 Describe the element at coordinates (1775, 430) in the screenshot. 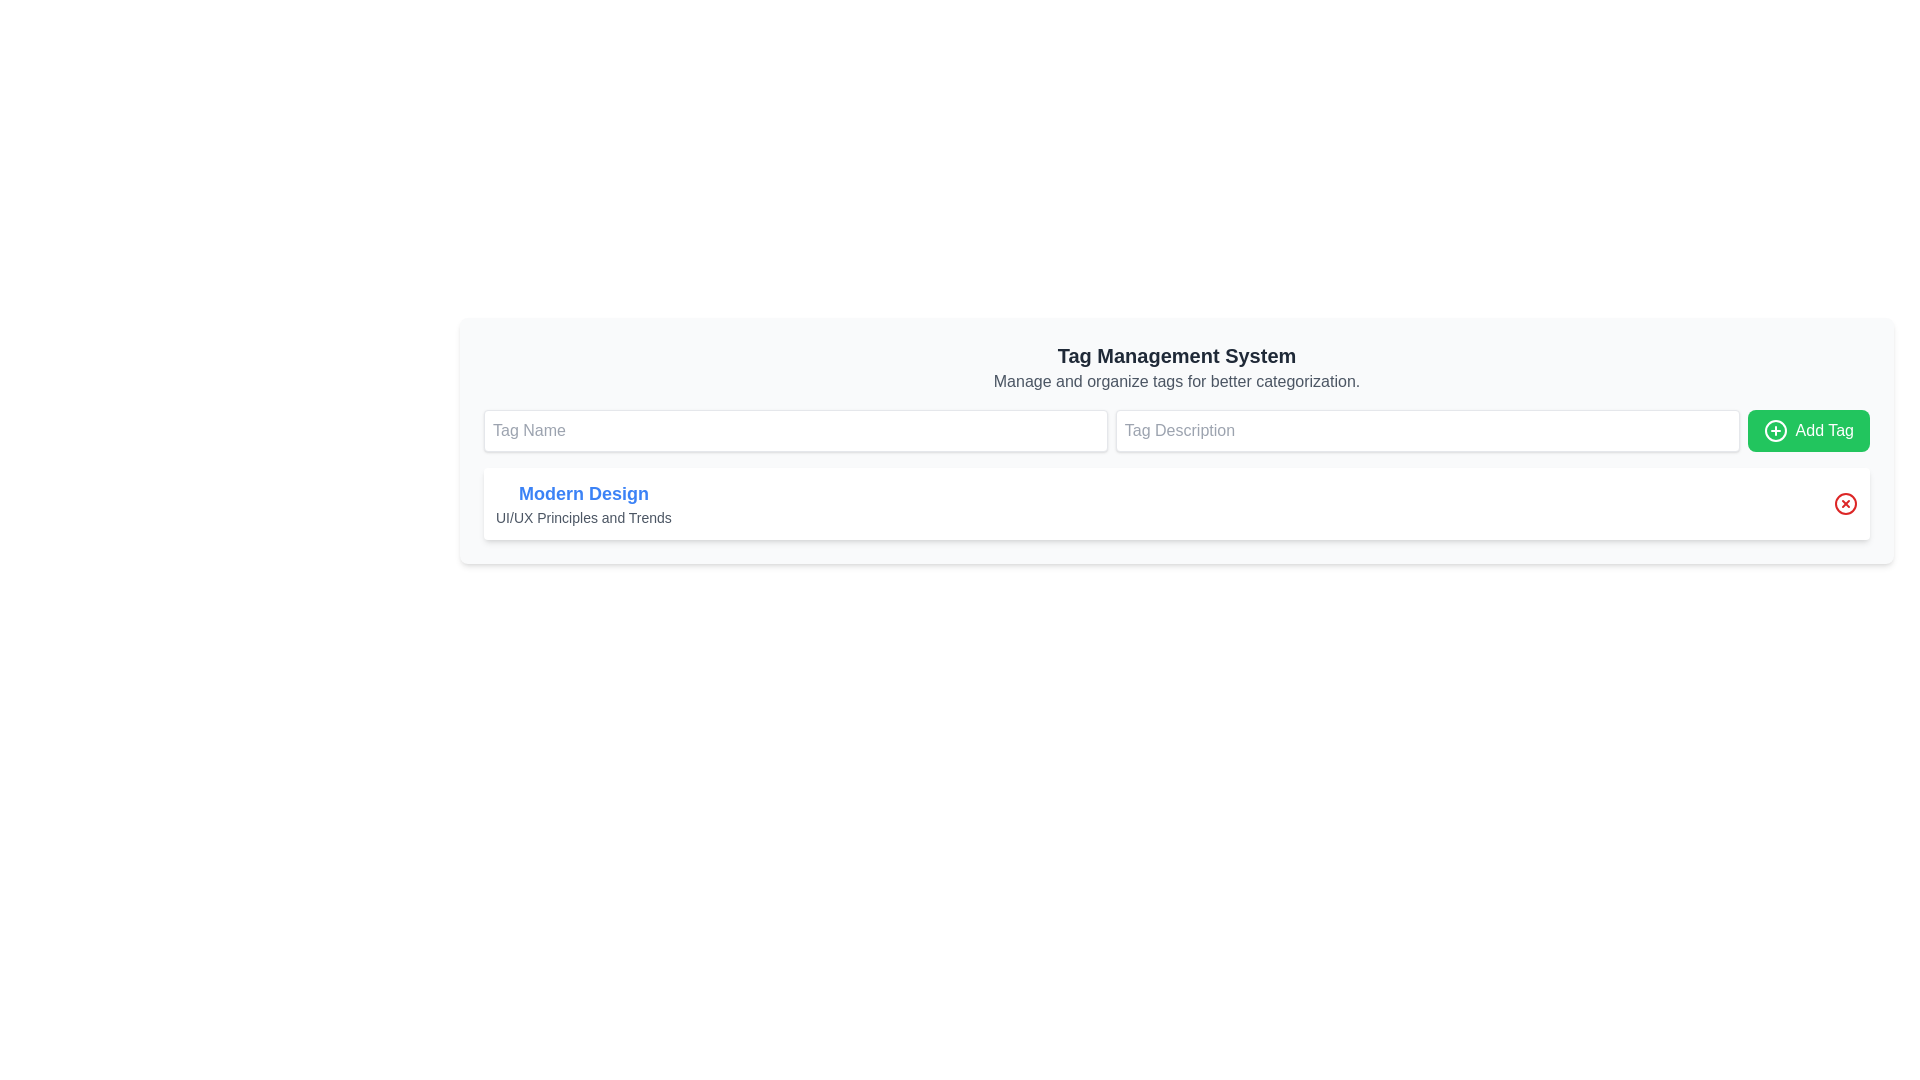

I see `the SVG graphic icon, which is a circle with a plus sign inside, located within the green 'Add Tag' button at the right end of a horizontal input field` at that location.